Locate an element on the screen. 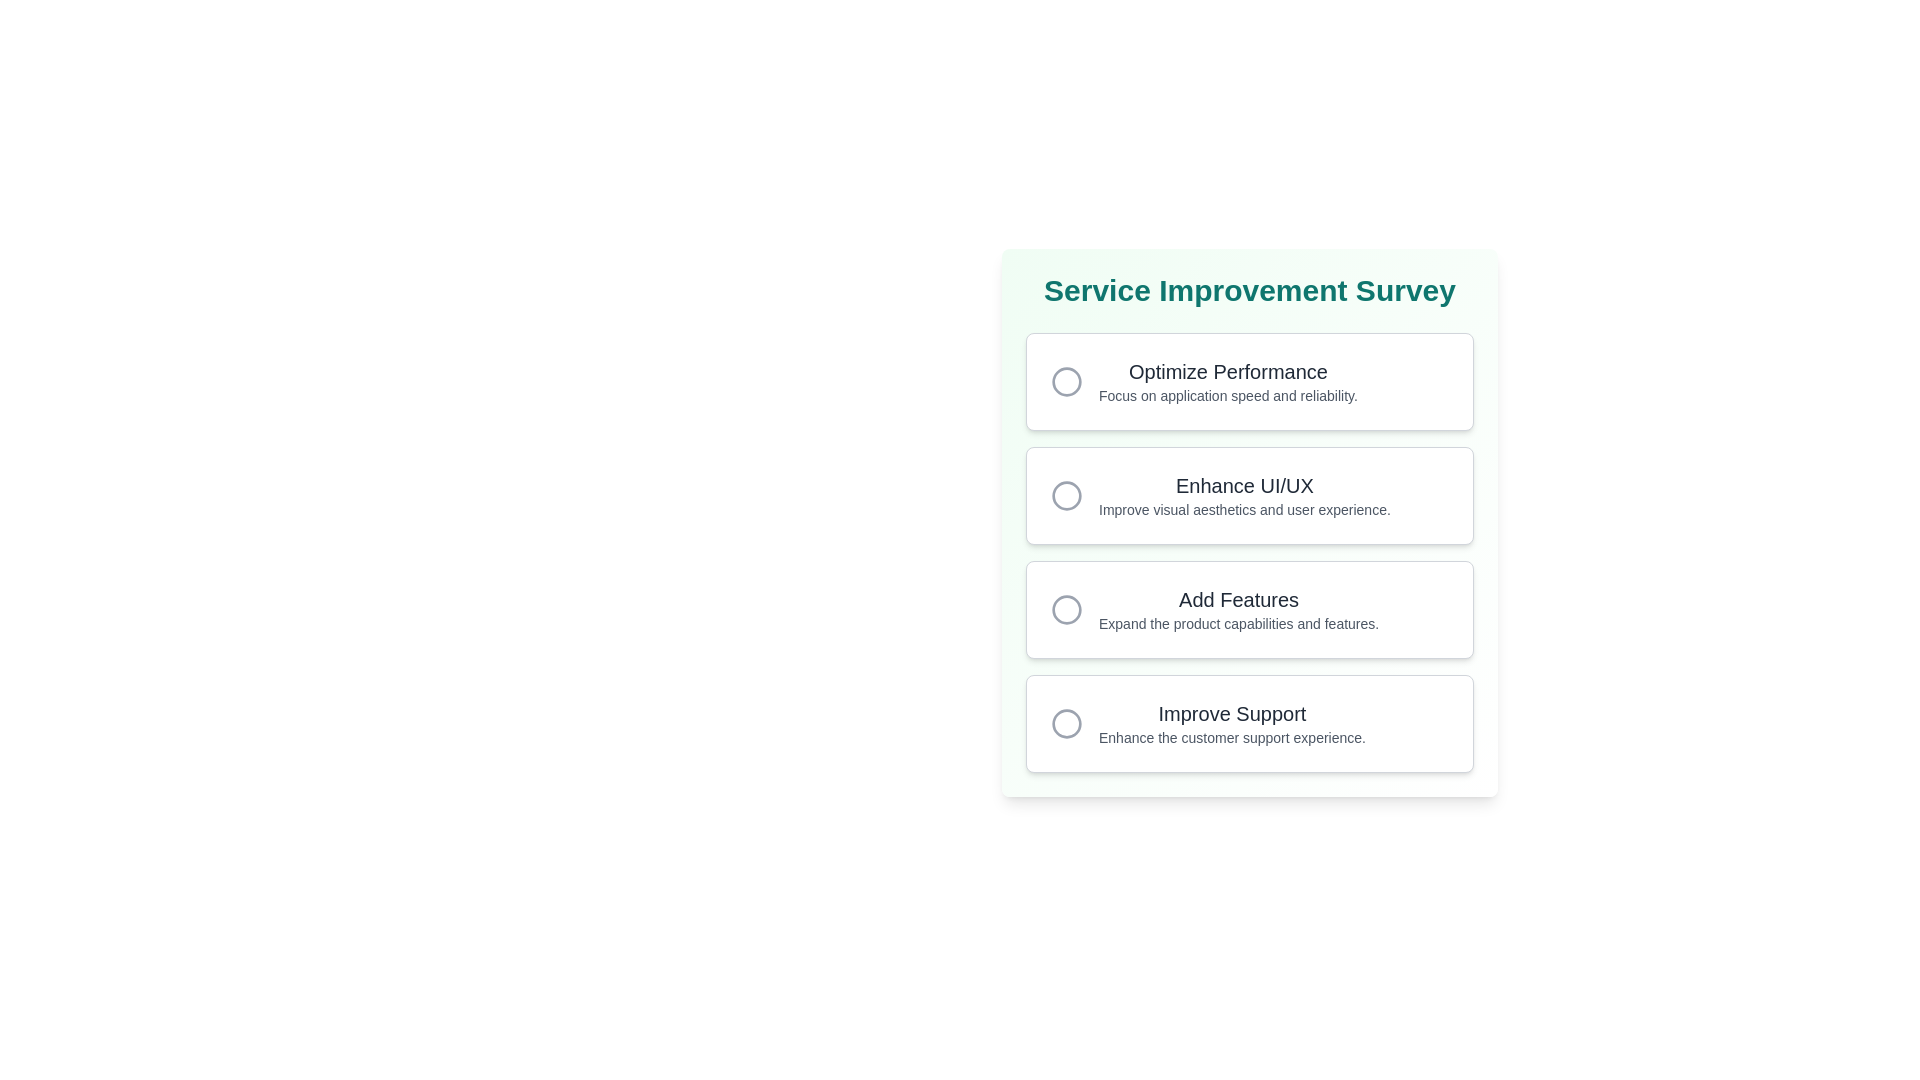  the second option titled 'Enhance UI/UX' in the 'Service Improvement Survey' is located at coordinates (1248, 552).